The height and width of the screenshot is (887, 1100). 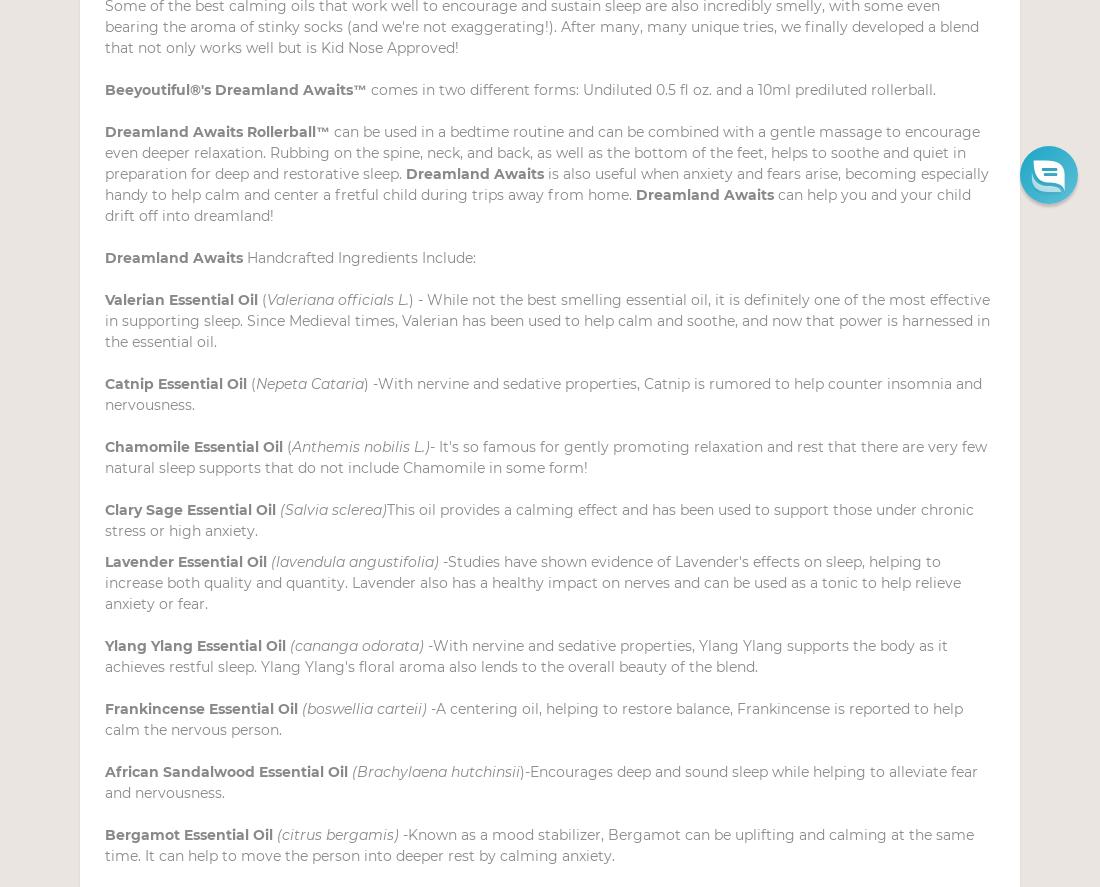 I want to click on 'Bergamot Essential Oil', so click(x=189, y=835).